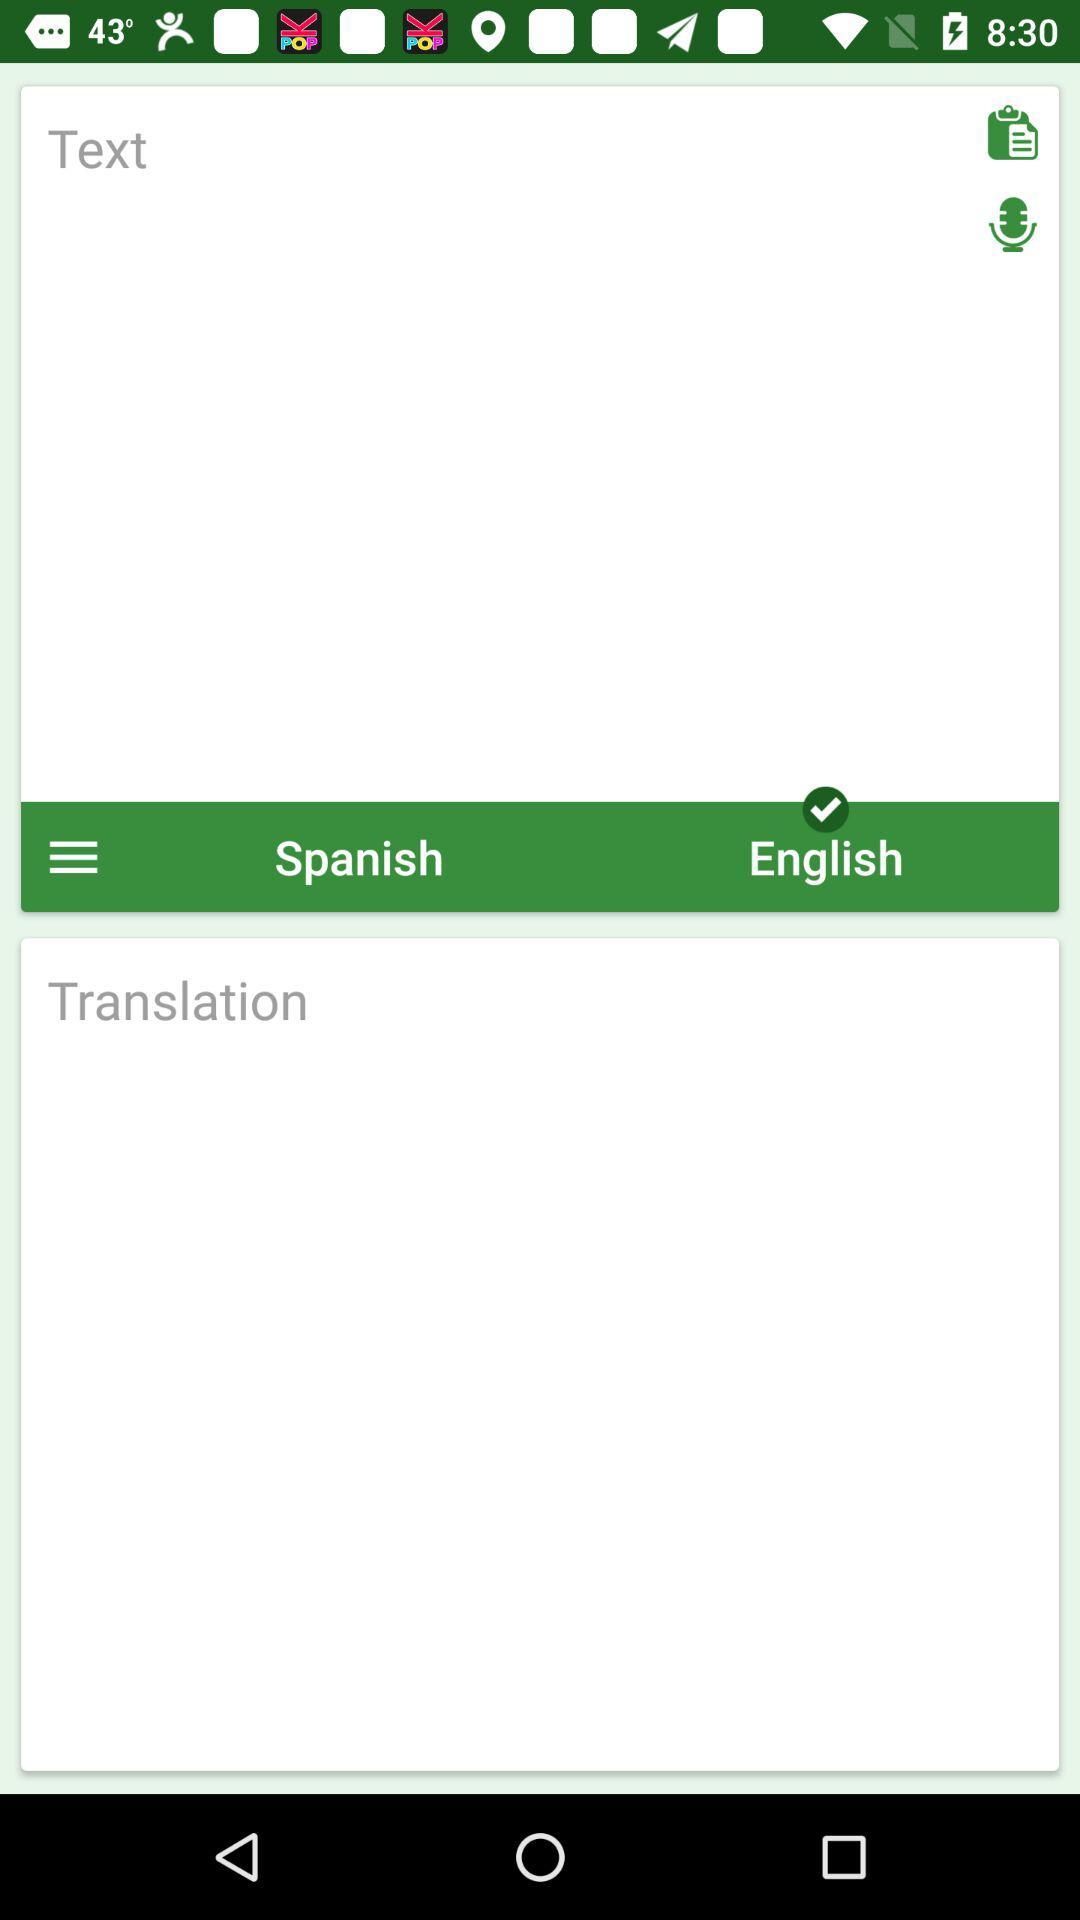 The width and height of the screenshot is (1080, 1920). I want to click on icon next to spanish icon, so click(825, 856).